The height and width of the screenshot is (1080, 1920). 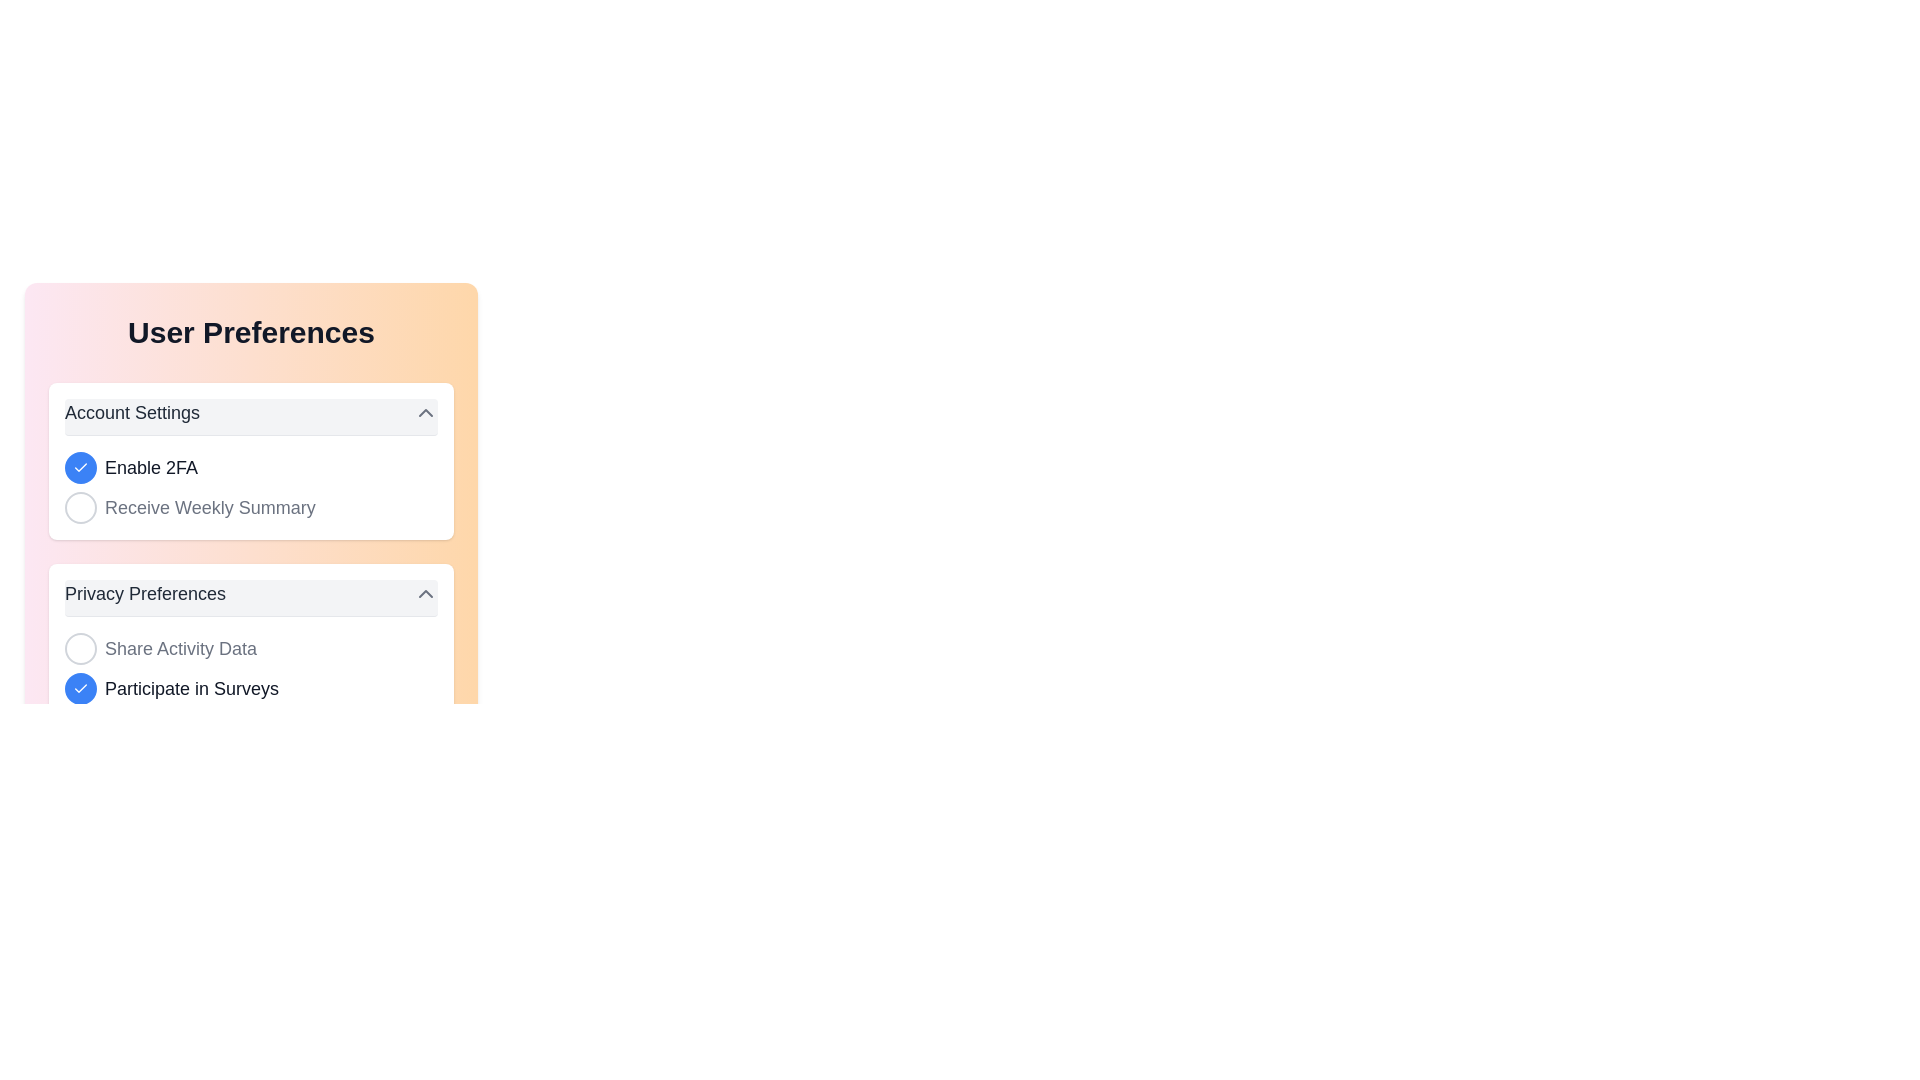 I want to click on the checkbox (circular design) for 'Participate in Surveys', so click(x=80, y=688).